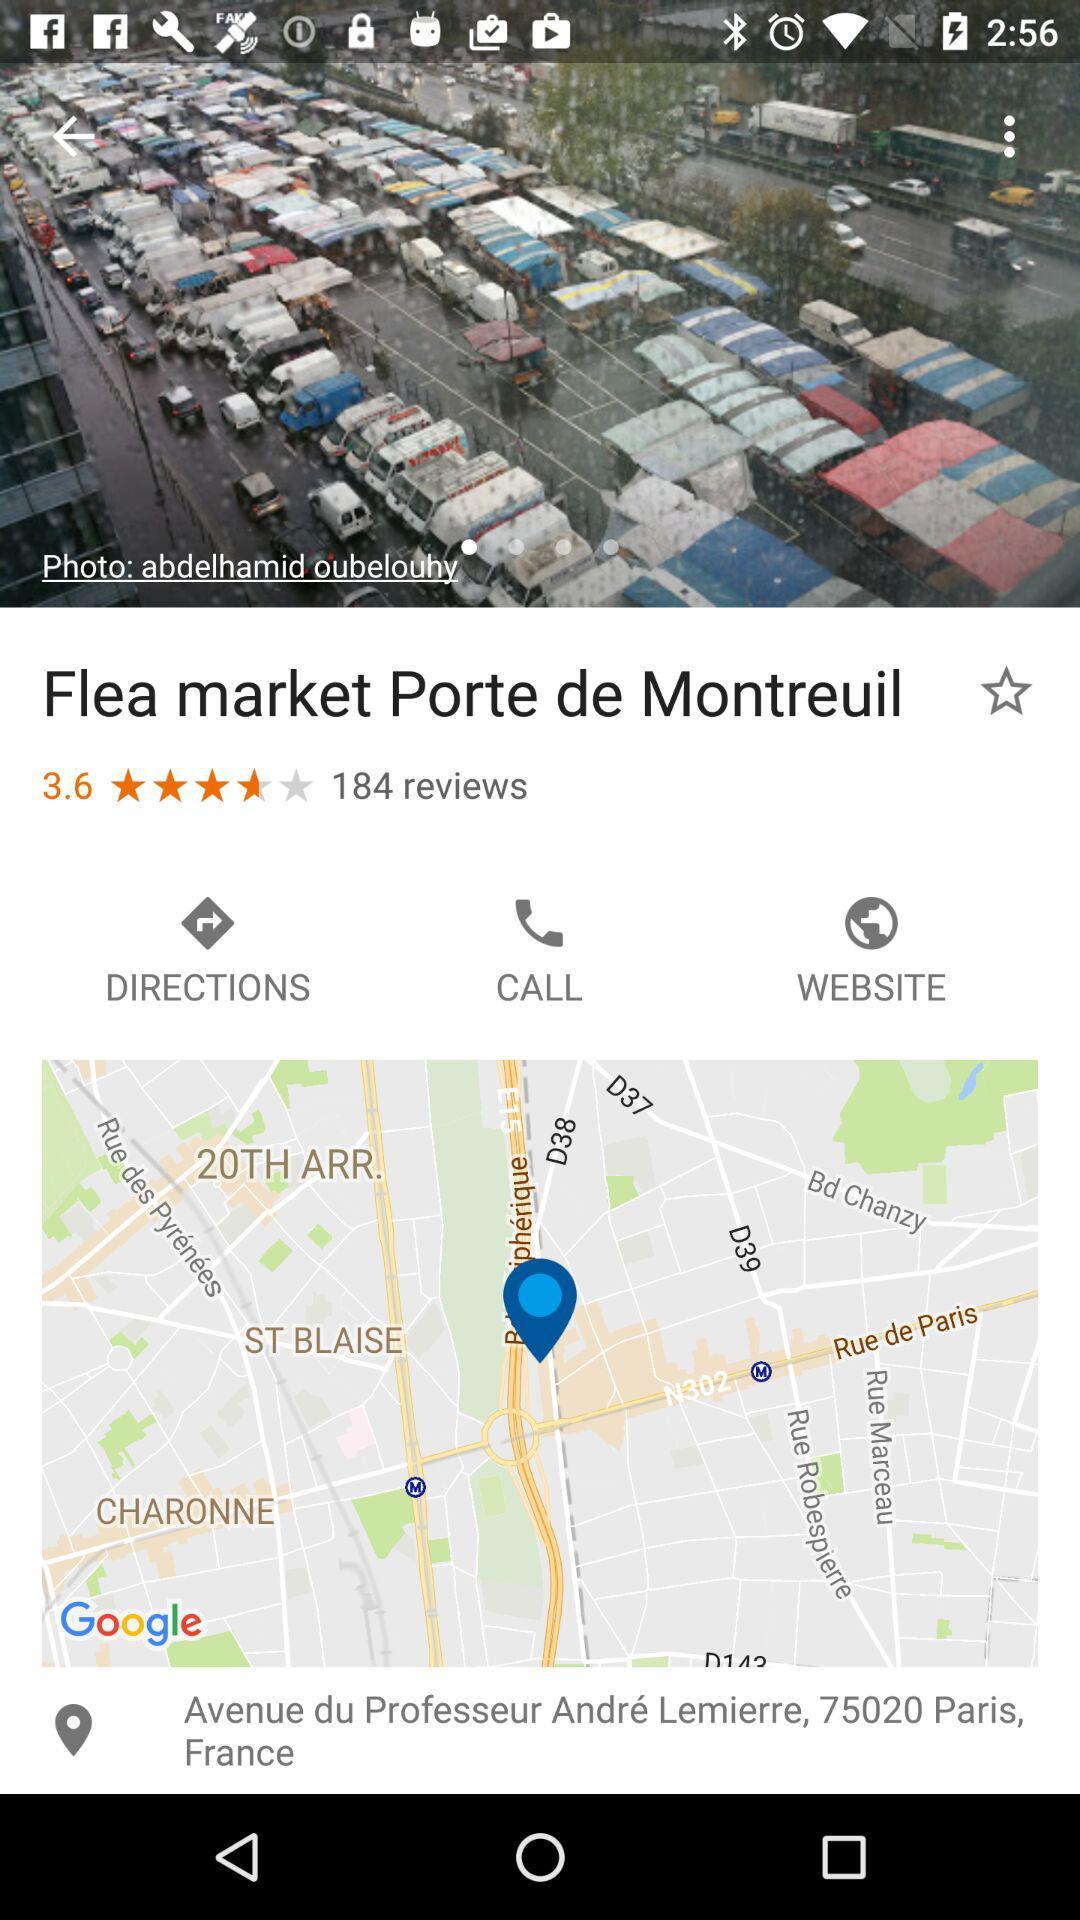 The width and height of the screenshot is (1080, 1920). I want to click on the star icon, so click(1006, 691).